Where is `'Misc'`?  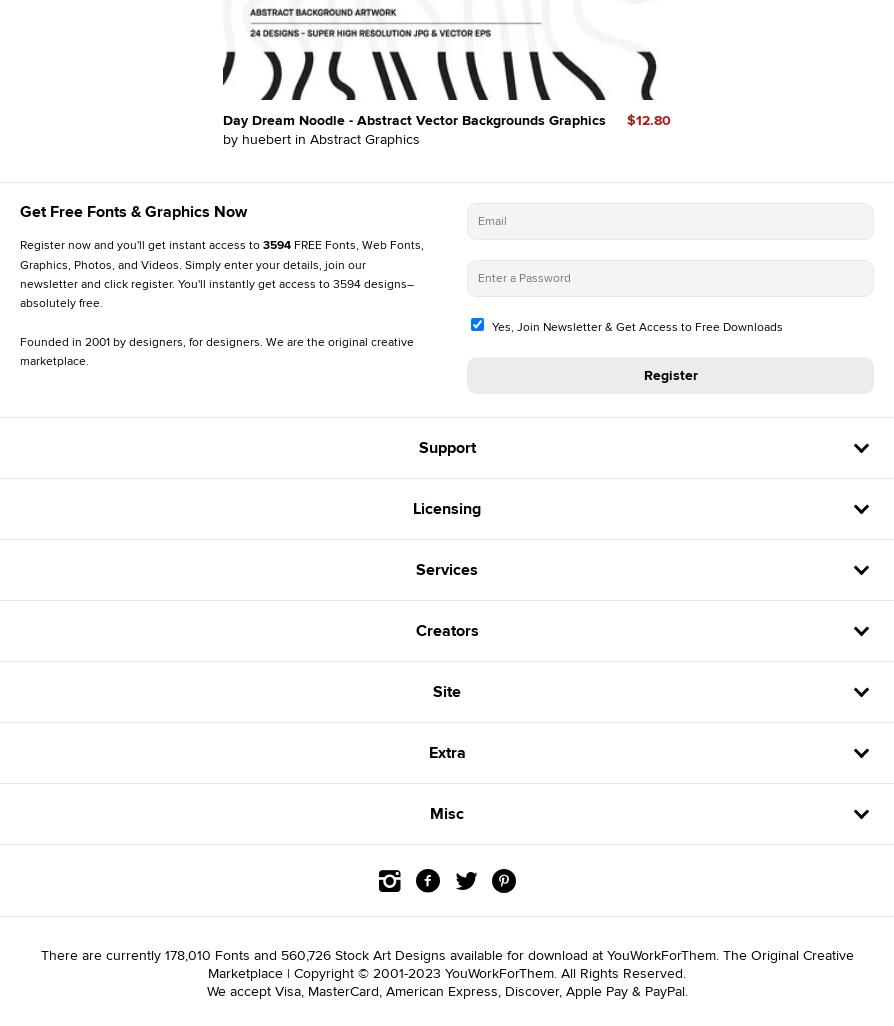 'Misc' is located at coordinates (447, 812).